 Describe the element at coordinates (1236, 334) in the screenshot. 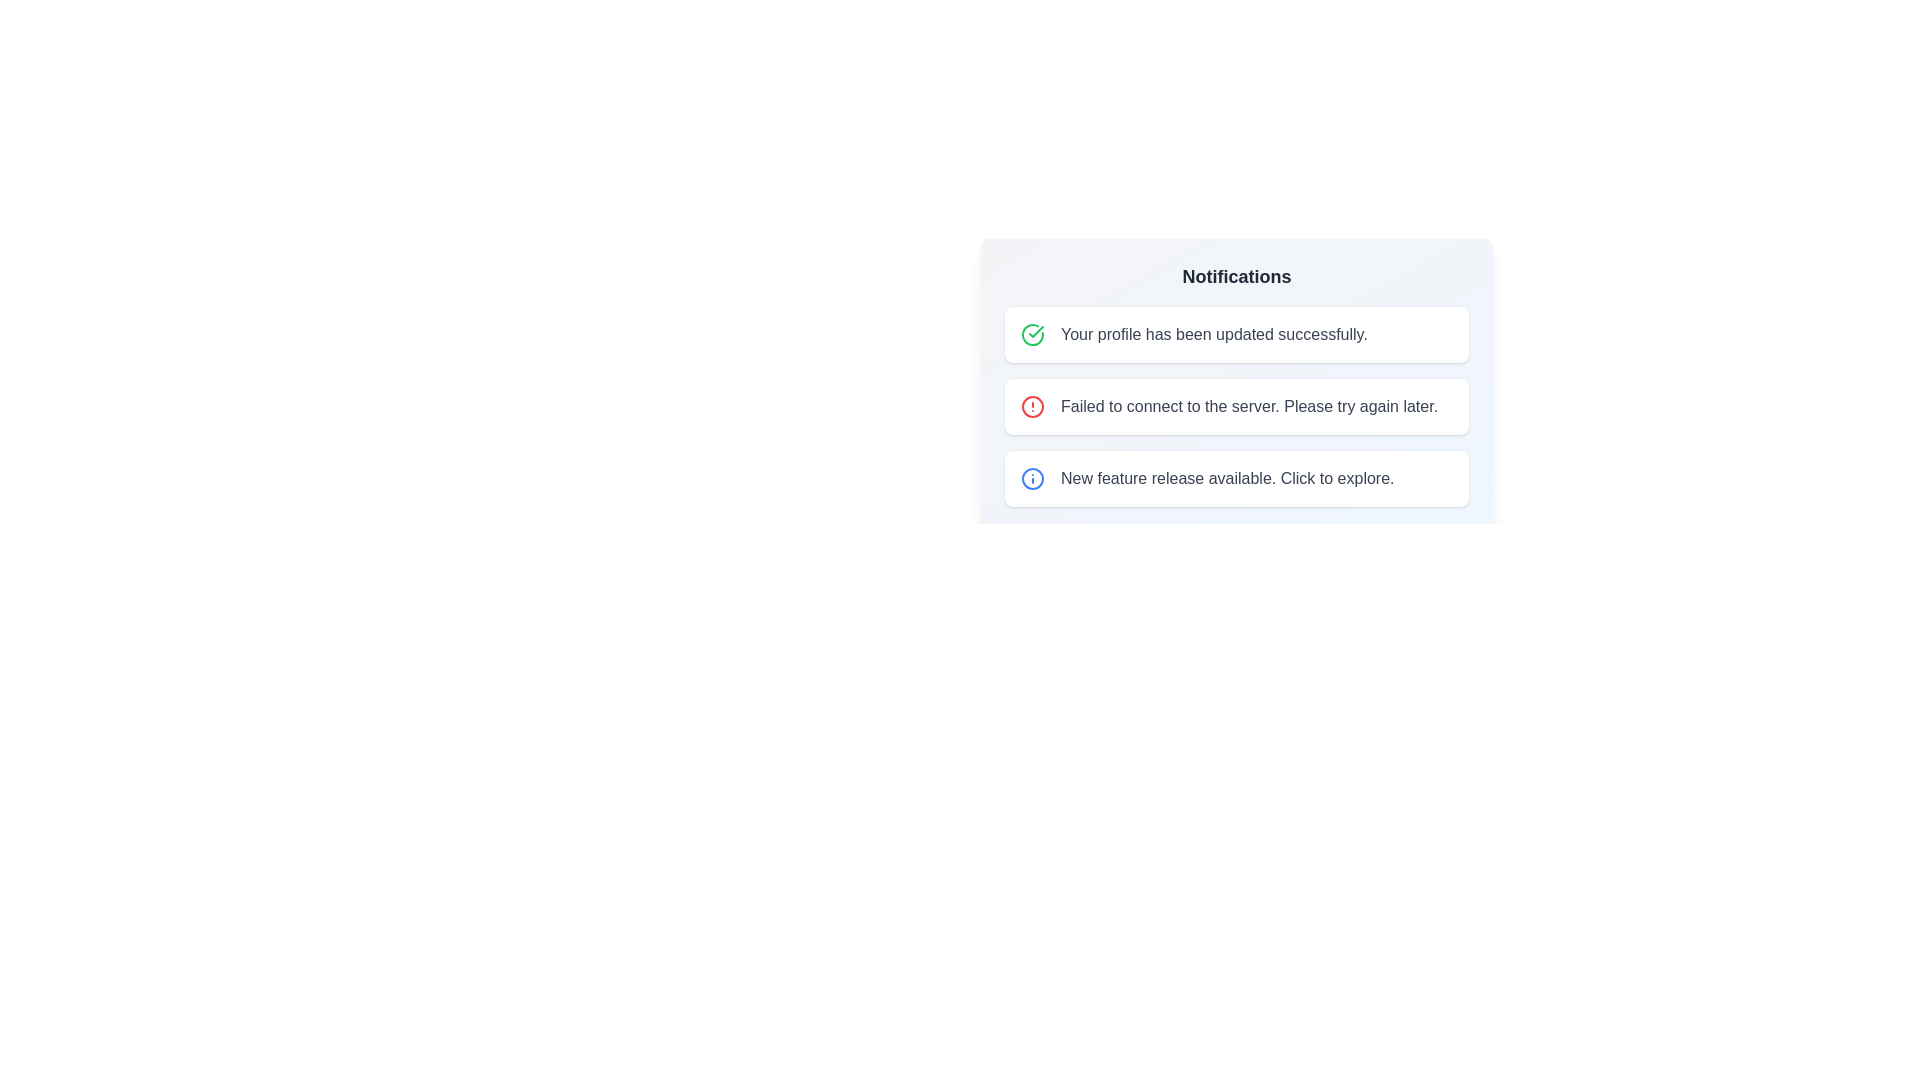

I see `the Notification Card that informs the user about the successful profile update, which is the first card in the list of notifications` at that location.